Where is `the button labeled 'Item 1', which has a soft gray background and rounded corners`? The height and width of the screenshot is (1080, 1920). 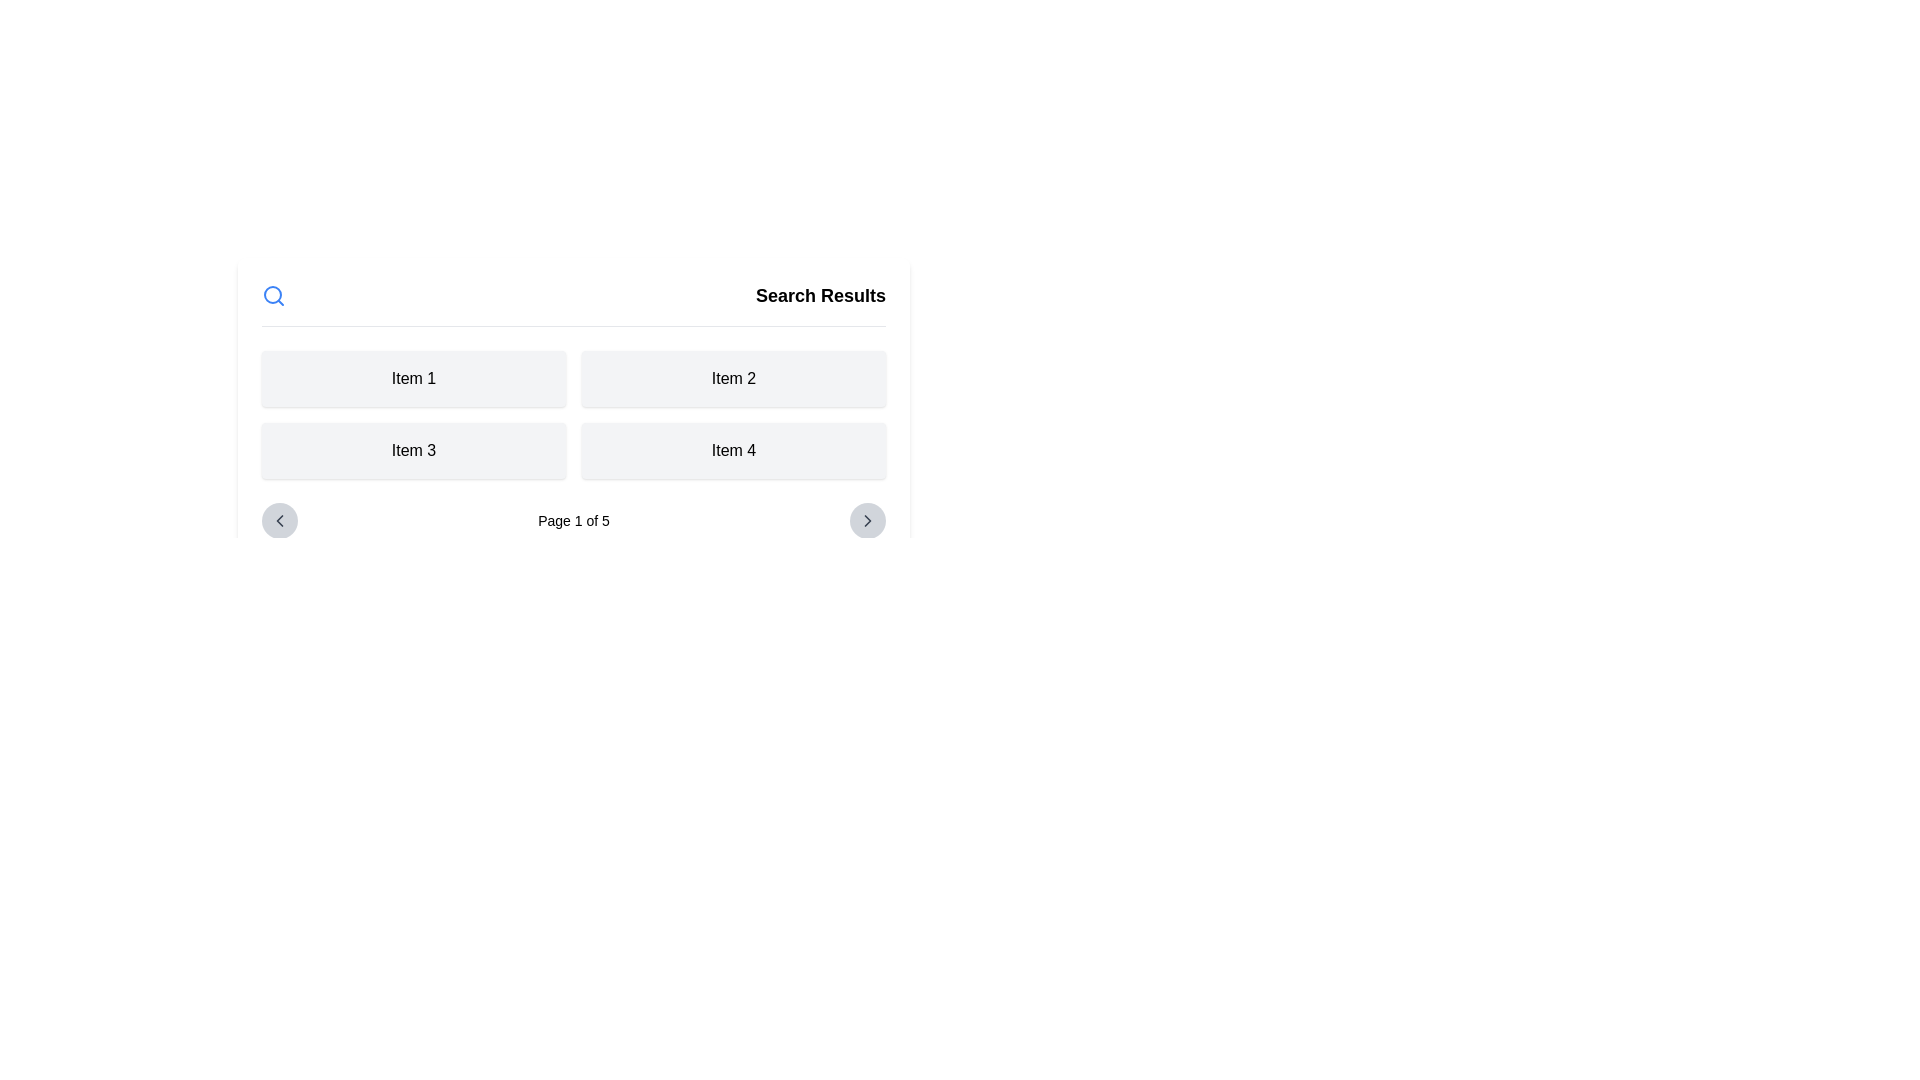
the button labeled 'Item 1', which has a soft gray background and rounded corners is located at coordinates (412, 378).